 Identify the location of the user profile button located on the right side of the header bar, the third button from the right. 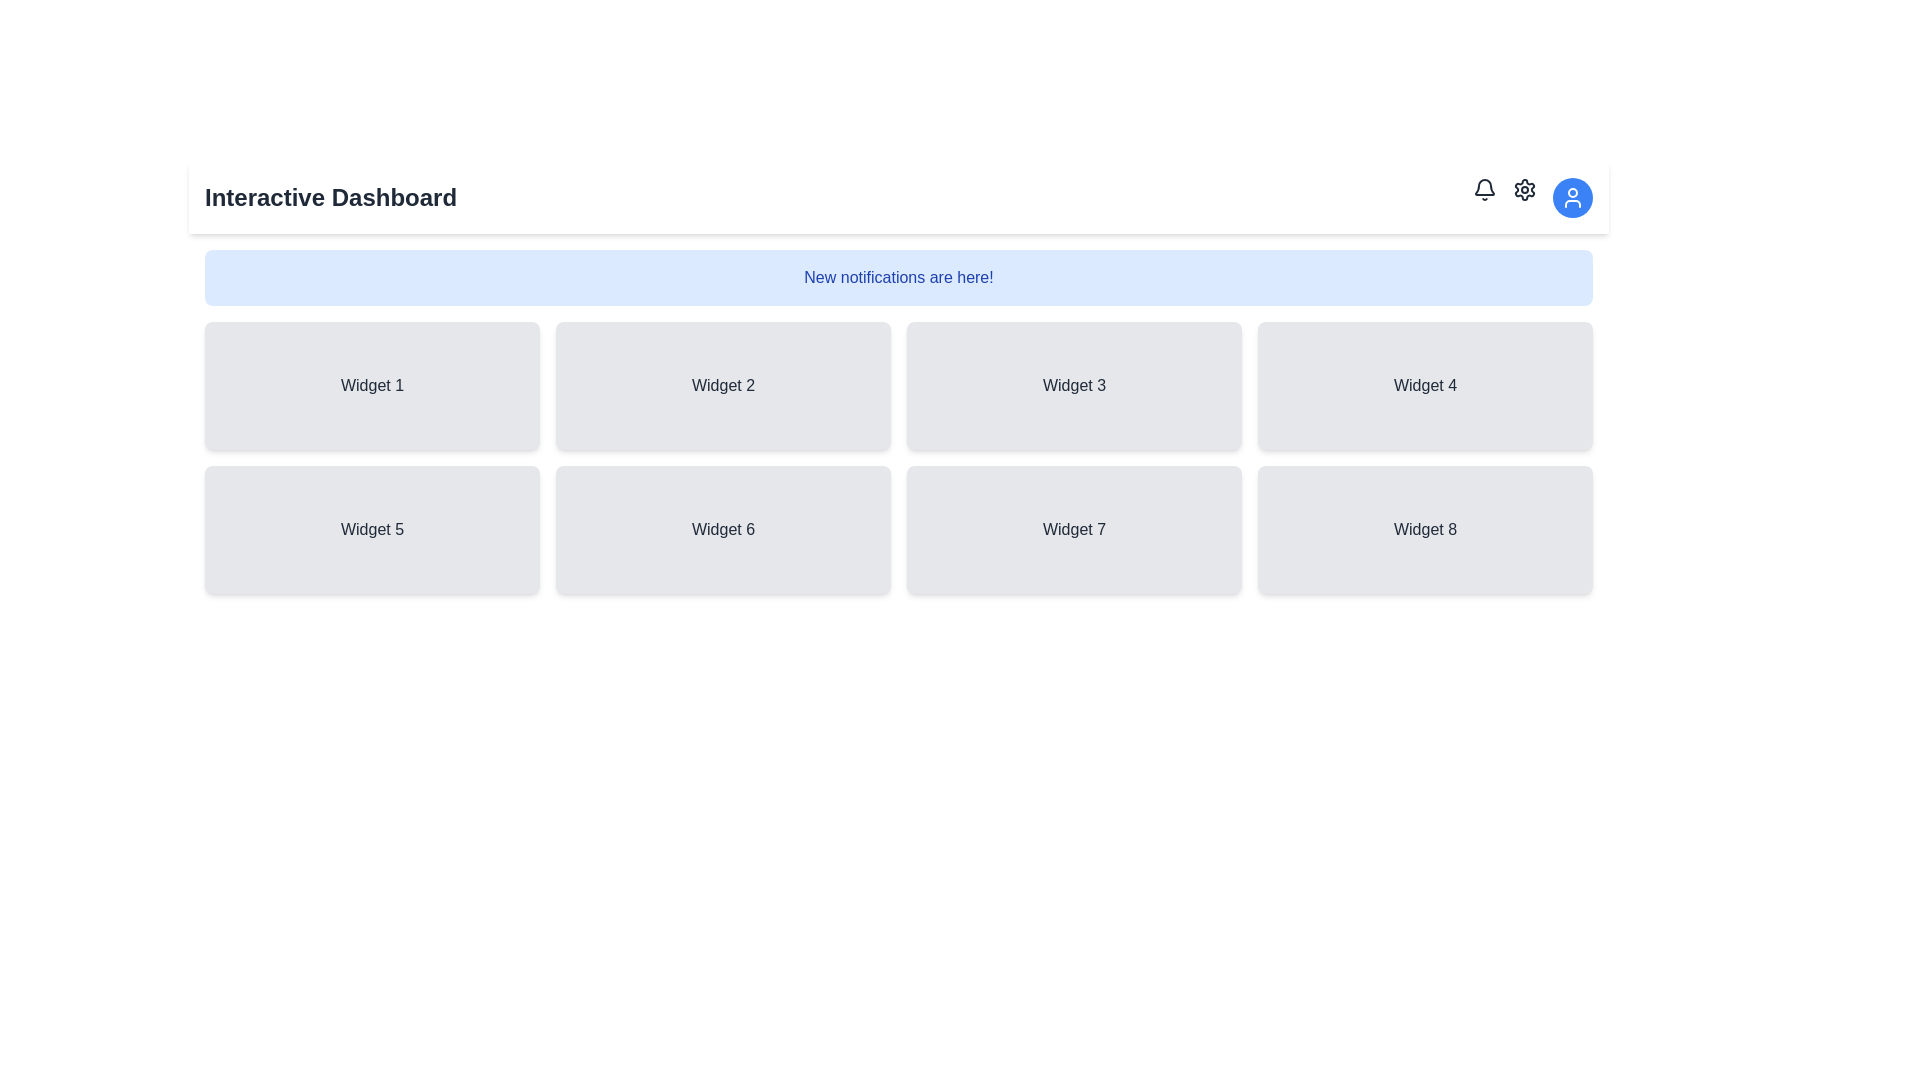
(1572, 197).